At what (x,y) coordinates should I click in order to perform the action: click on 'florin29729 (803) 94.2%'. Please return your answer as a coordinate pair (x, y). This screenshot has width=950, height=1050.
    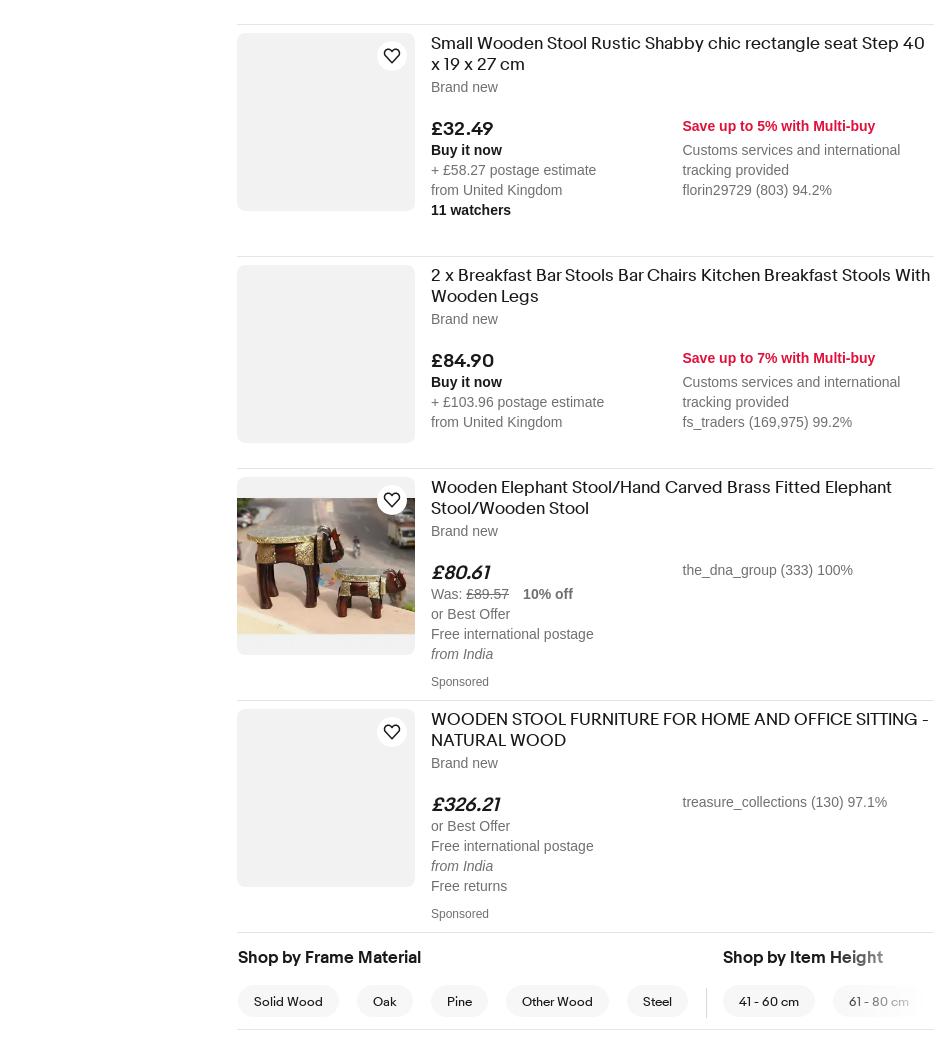
    Looking at the image, I should click on (682, 188).